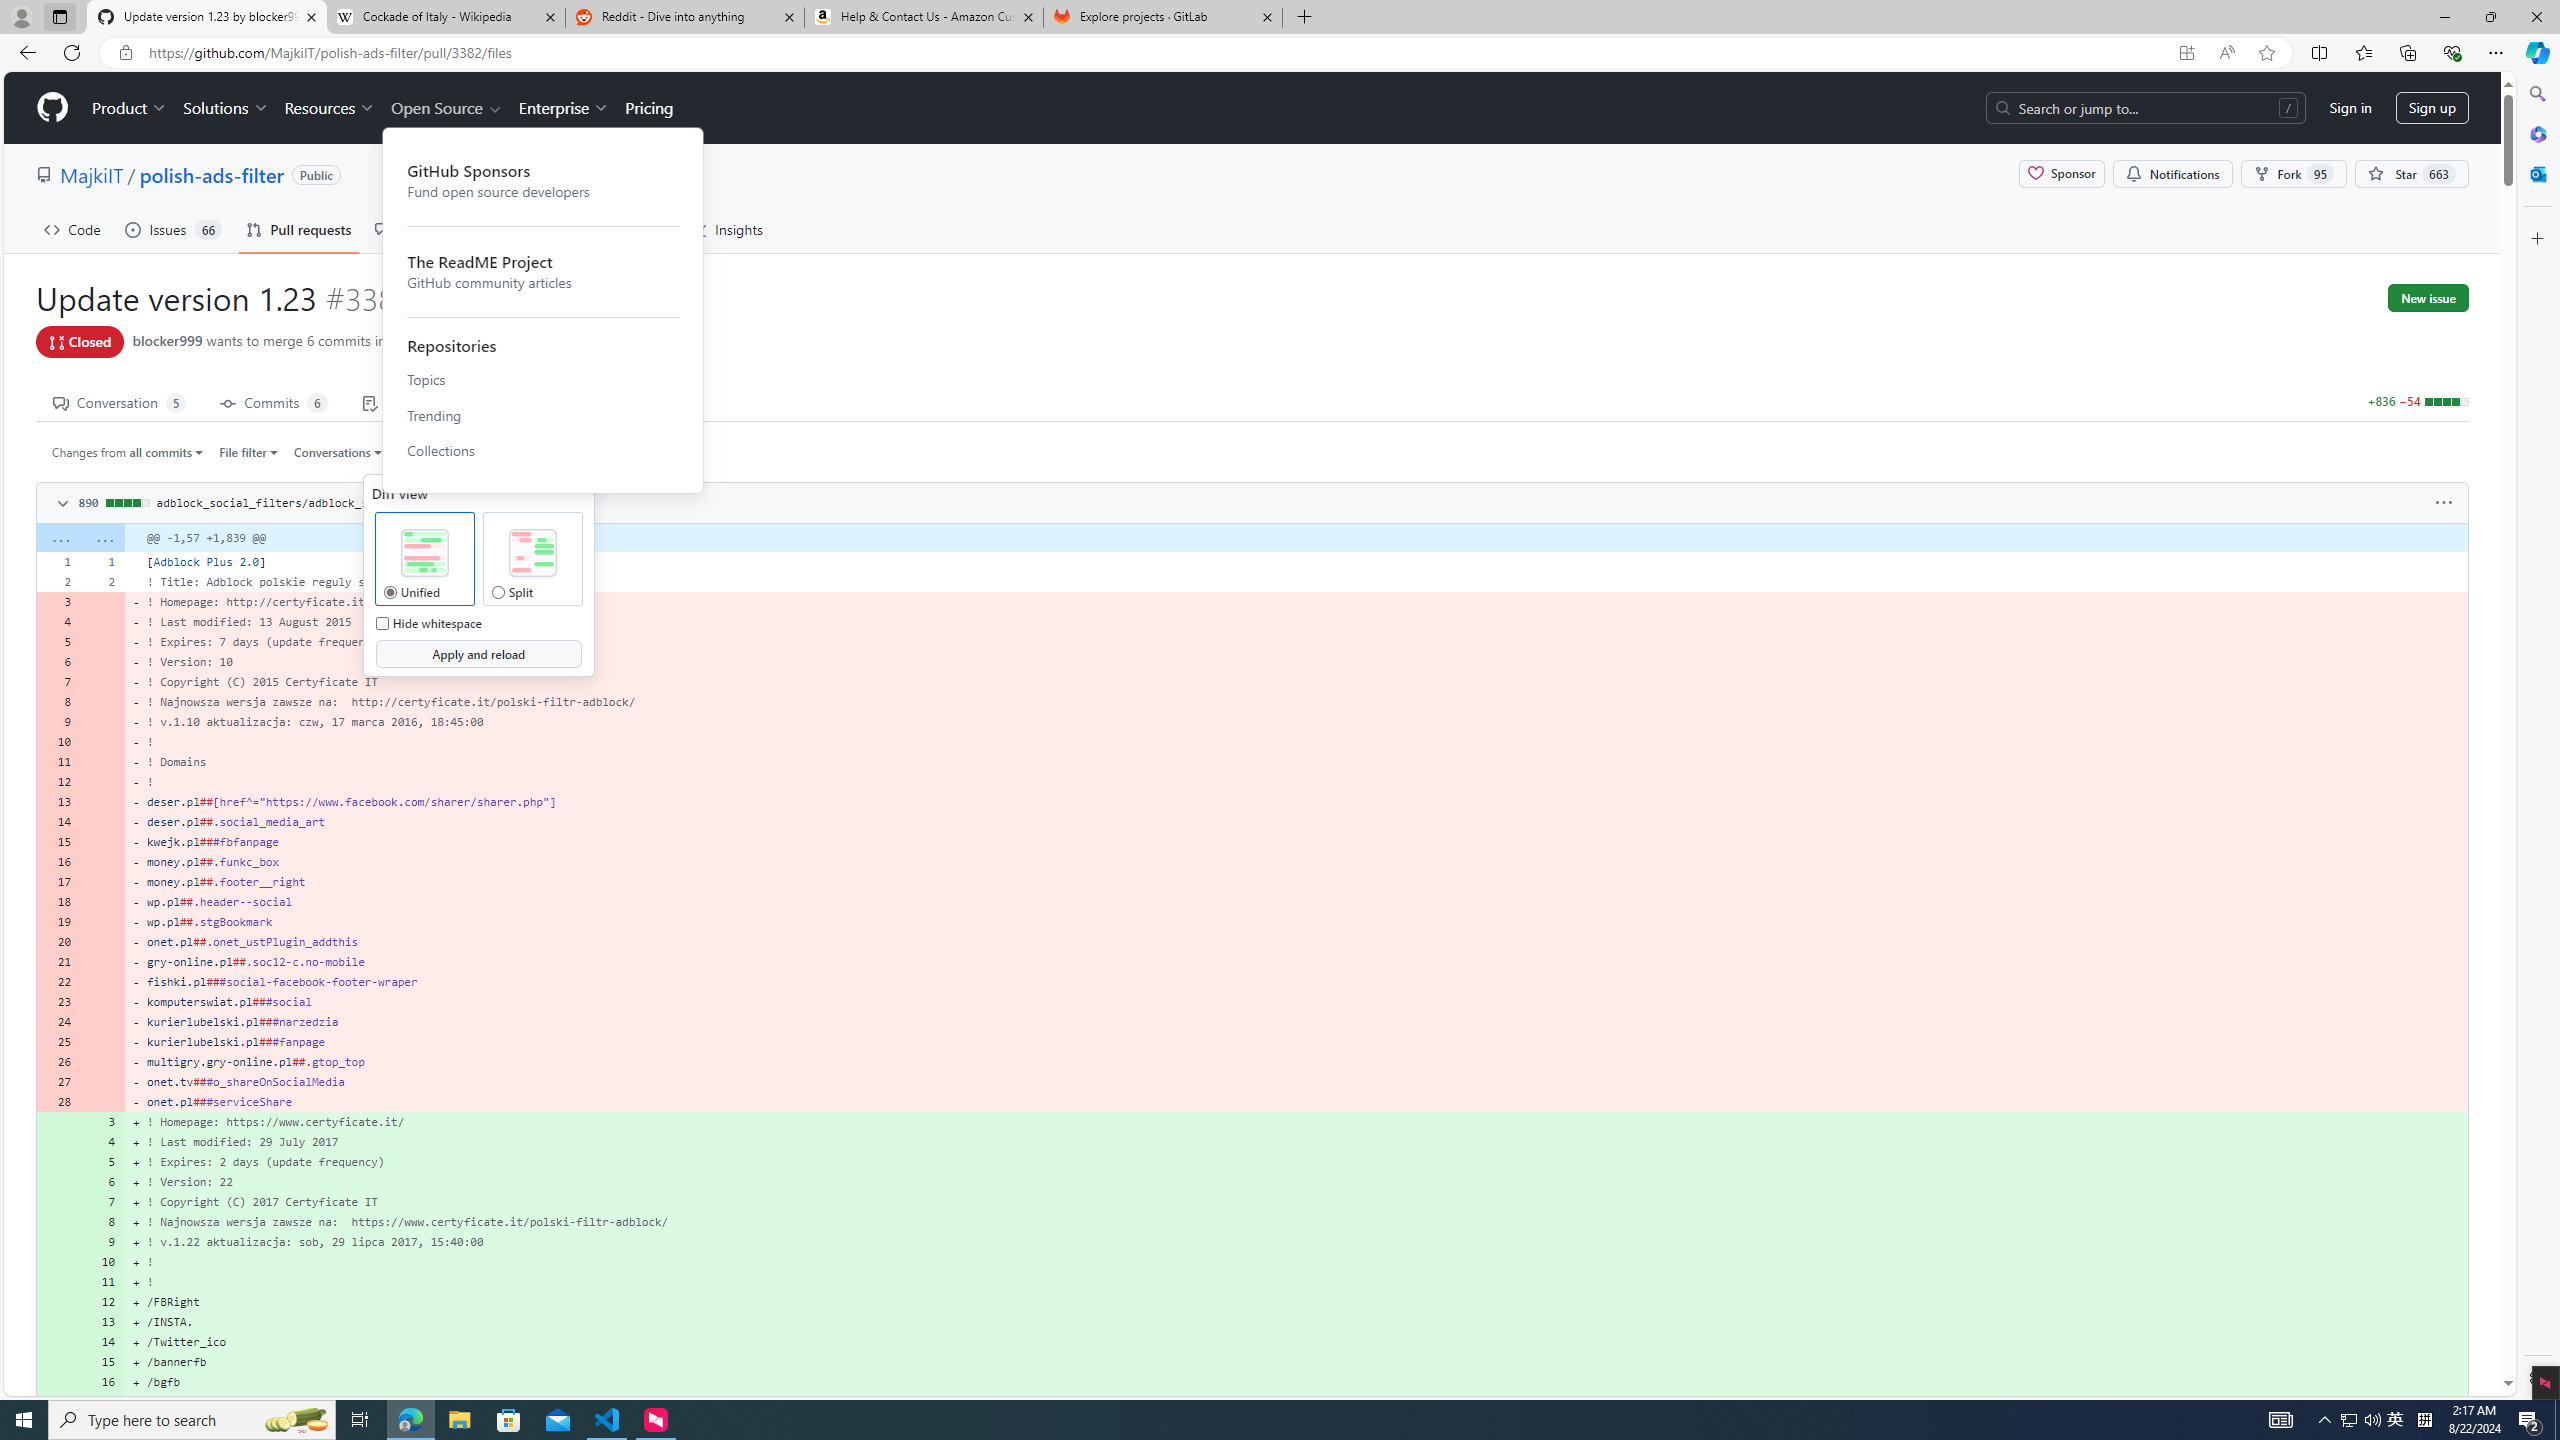 The width and height of the screenshot is (2560, 1440). What do you see at coordinates (924, 16) in the screenshot?
I see `'Help & Contact Us - Amazon Customer Service'` at bounding box center [924, 16].